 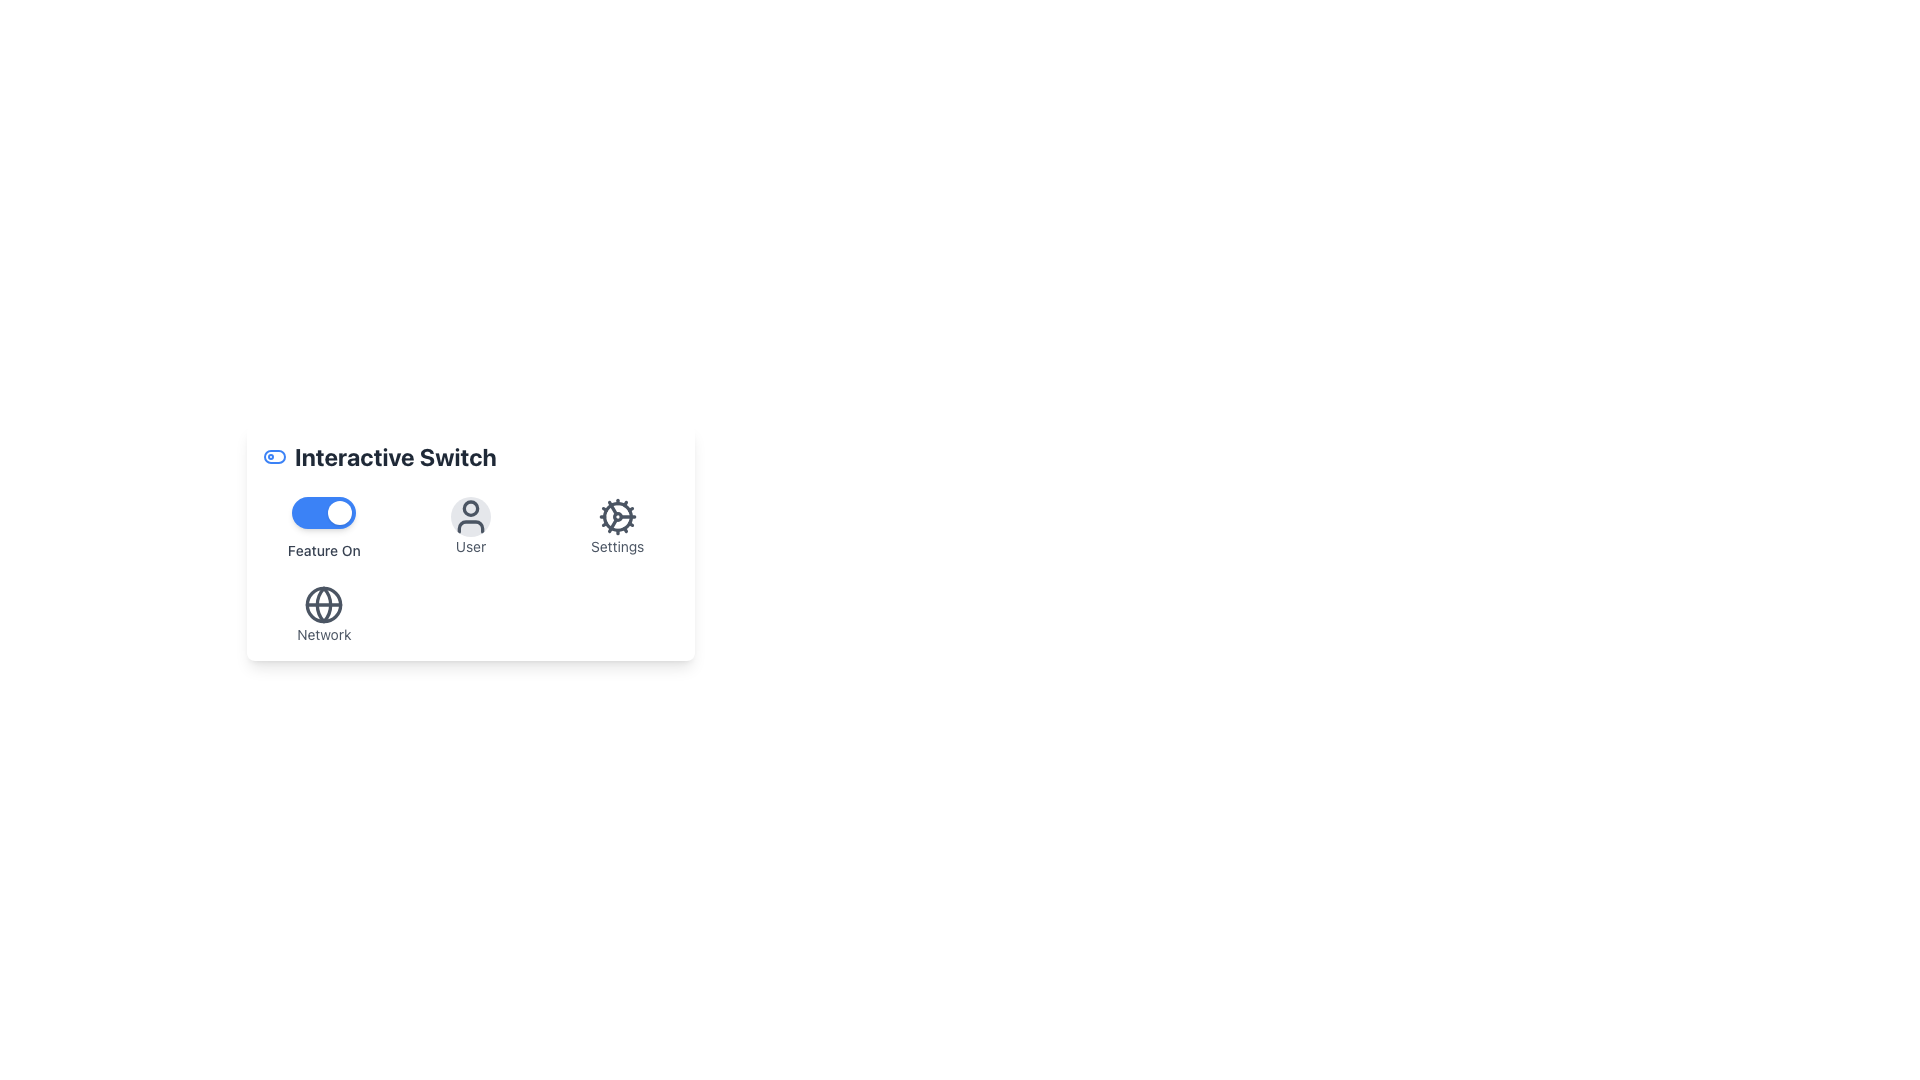 I want to click on the blue toggle switch located above the text 'Feature On' to change its state, so click(x=324, y=512).